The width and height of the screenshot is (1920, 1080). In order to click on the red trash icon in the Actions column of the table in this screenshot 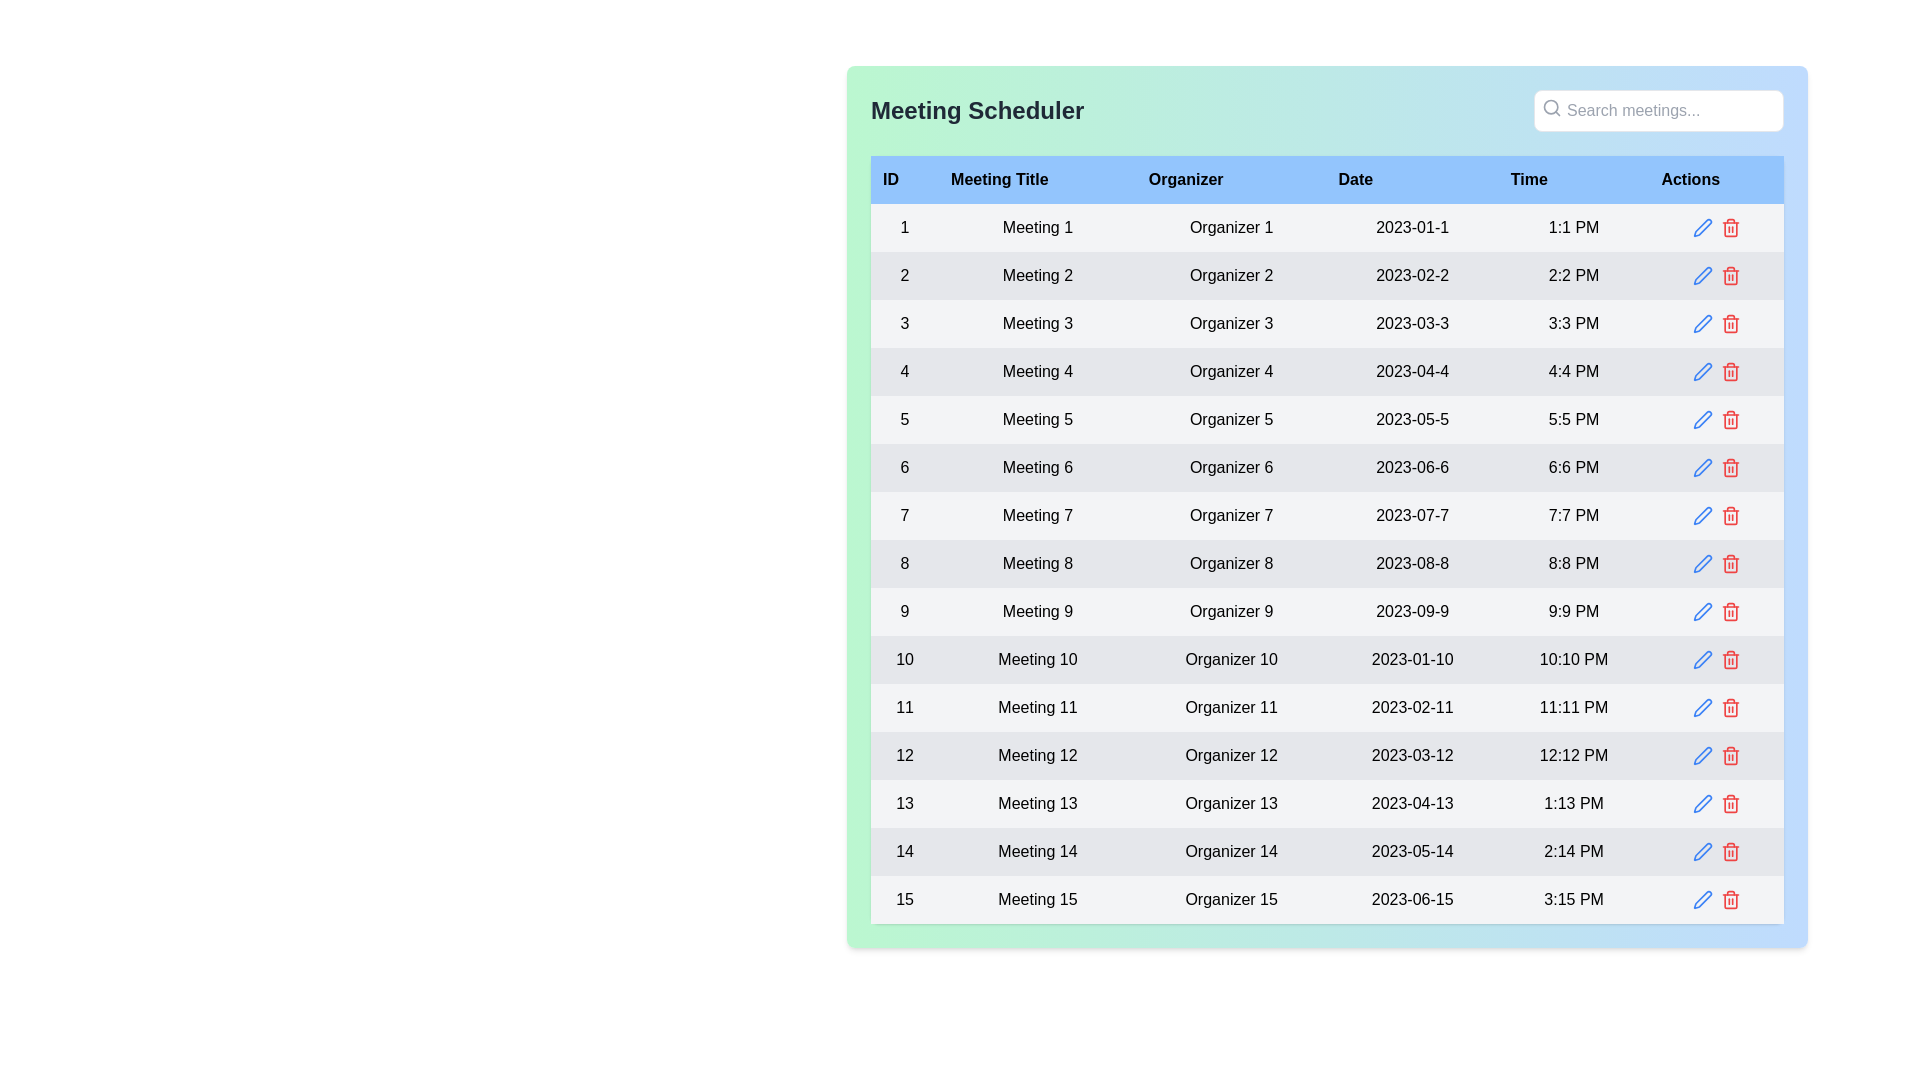, I will do `click(1729, 707)`.